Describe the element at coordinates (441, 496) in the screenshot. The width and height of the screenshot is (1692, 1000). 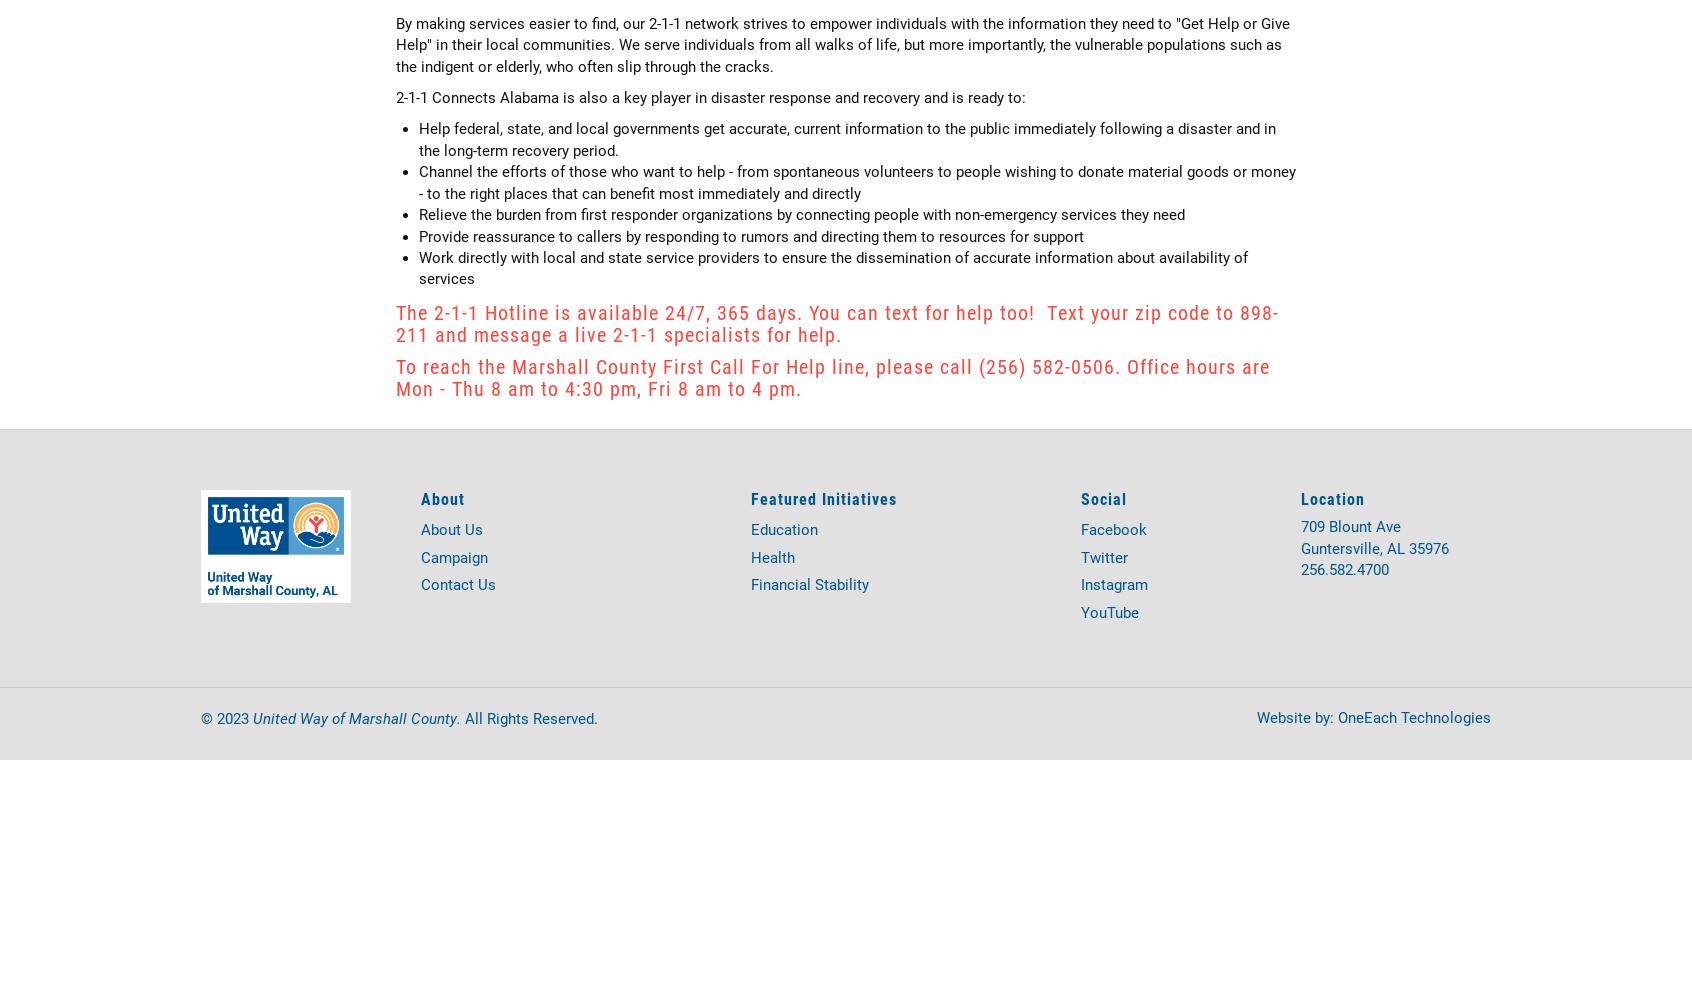
I see `'About'` at that location.